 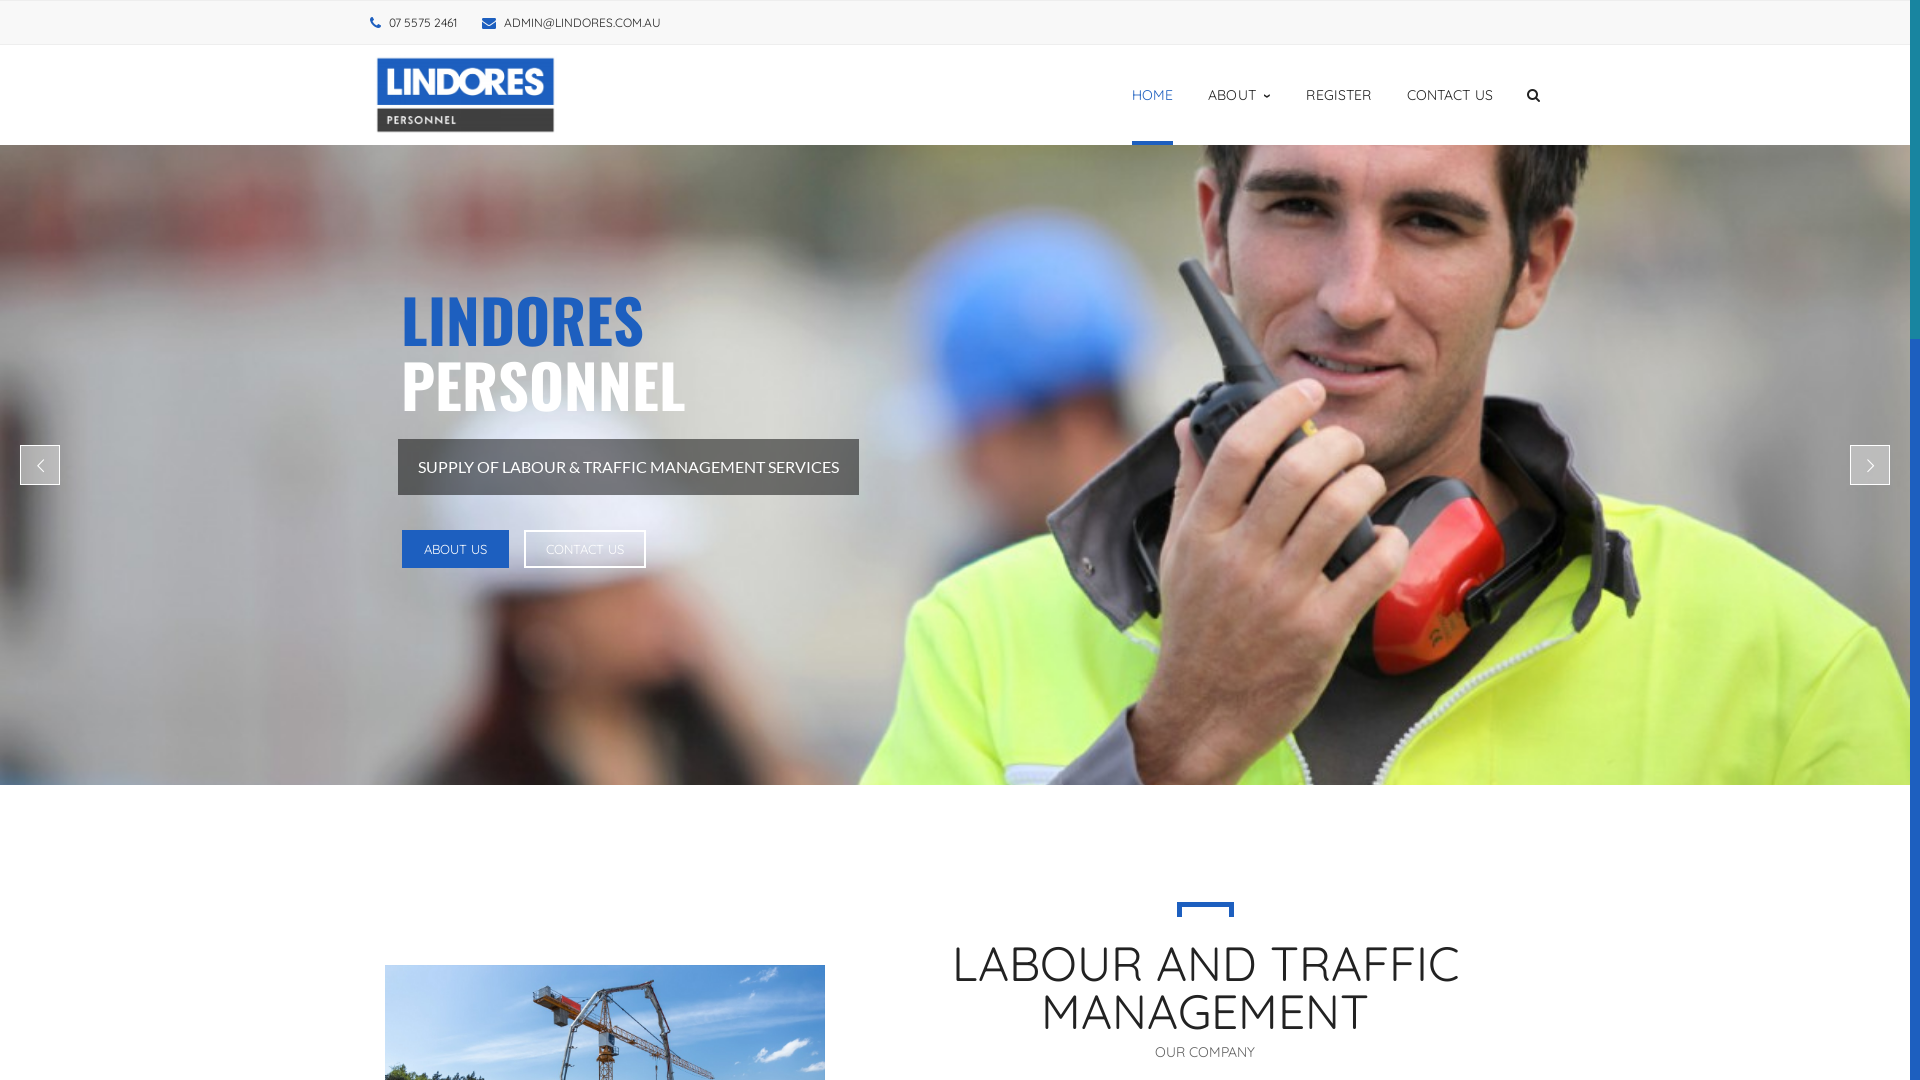 I want to click on 'CONTACT US', so click(x=584, y=548).